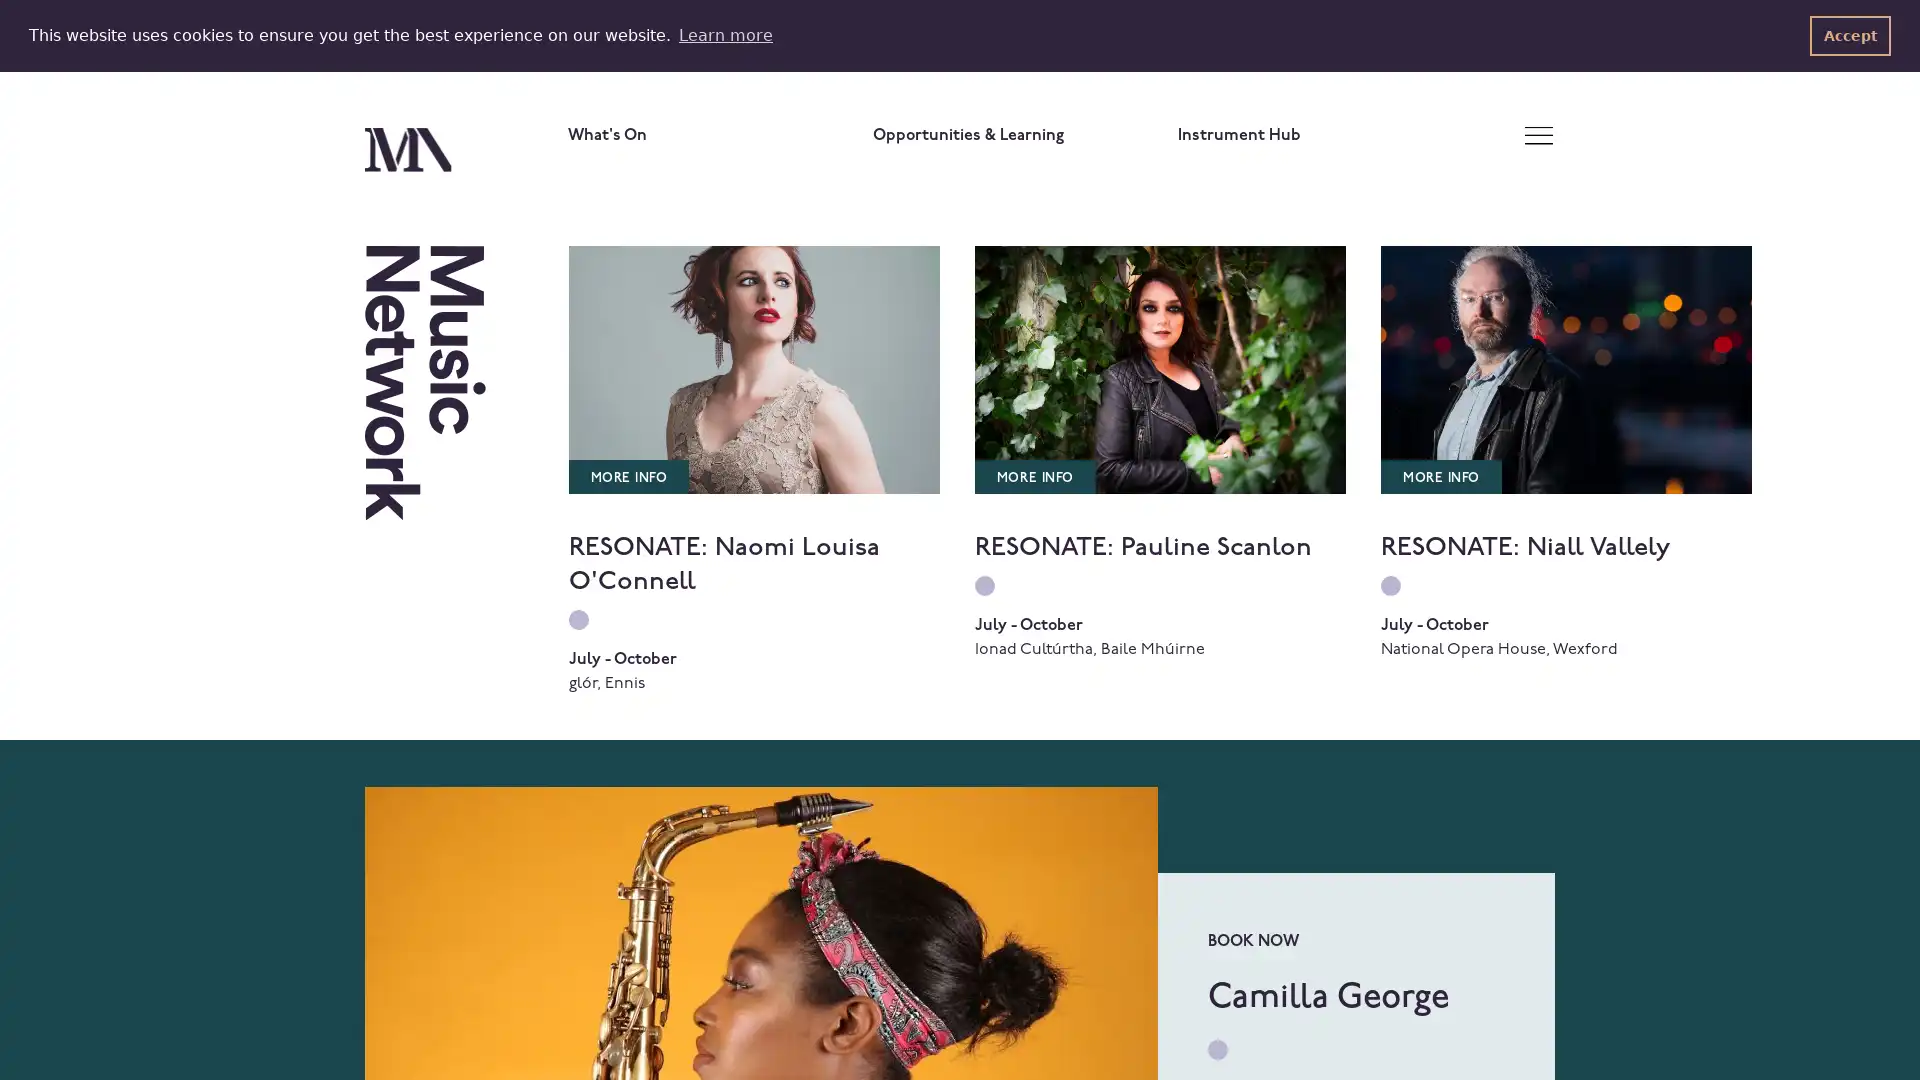 The height and width of the screenshot is (1080, 1920). What do you see at coordinates (1849, 35) in the screenshot?
I see `dismiss cookie message` at bounding box center [1849, 35].